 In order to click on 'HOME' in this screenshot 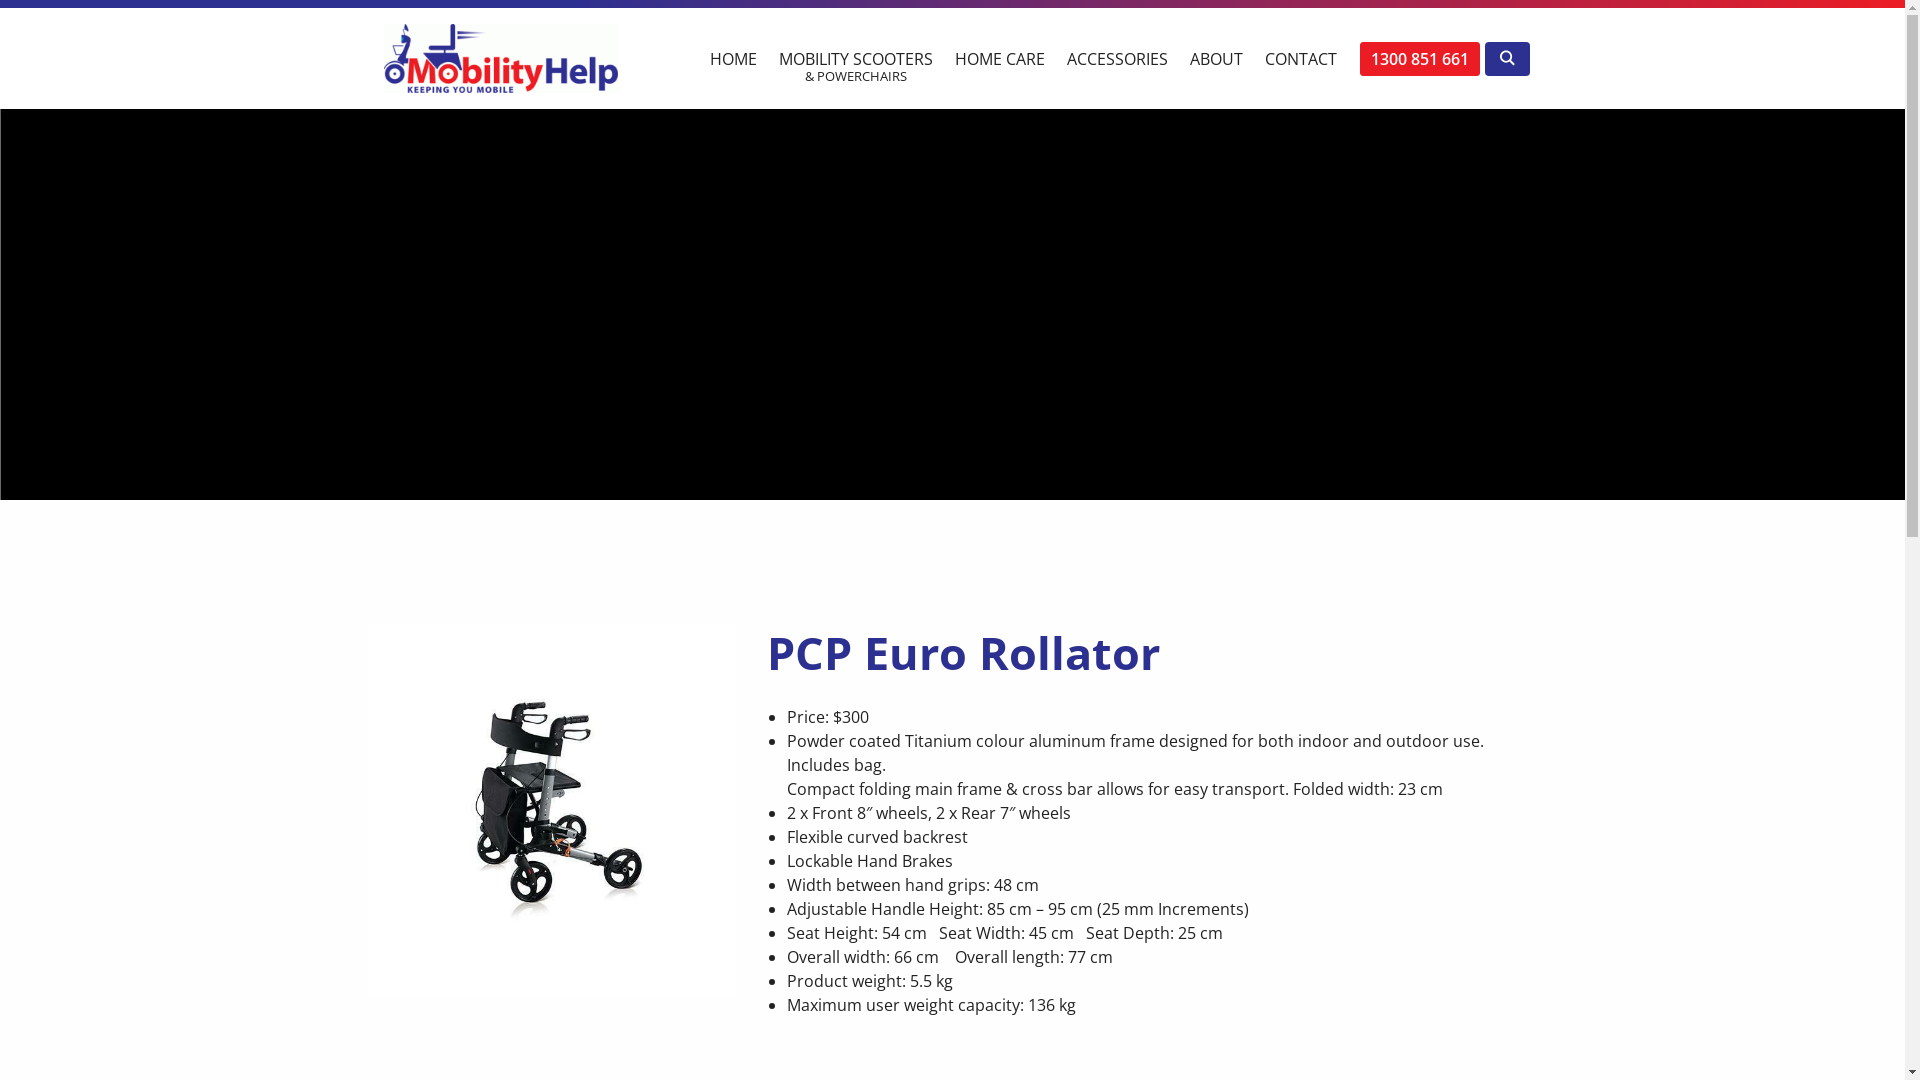, I will do `click(731, 48)`.